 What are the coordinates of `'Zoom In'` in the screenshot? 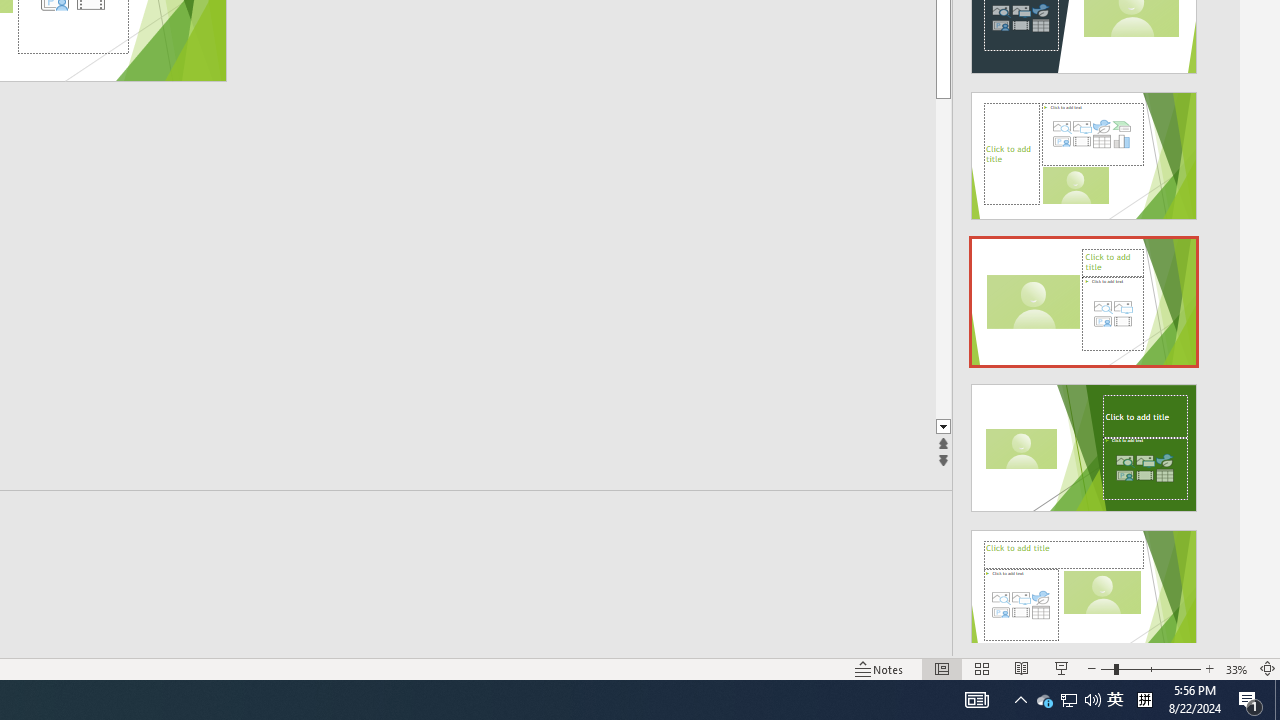 It's located at (1208, 669).